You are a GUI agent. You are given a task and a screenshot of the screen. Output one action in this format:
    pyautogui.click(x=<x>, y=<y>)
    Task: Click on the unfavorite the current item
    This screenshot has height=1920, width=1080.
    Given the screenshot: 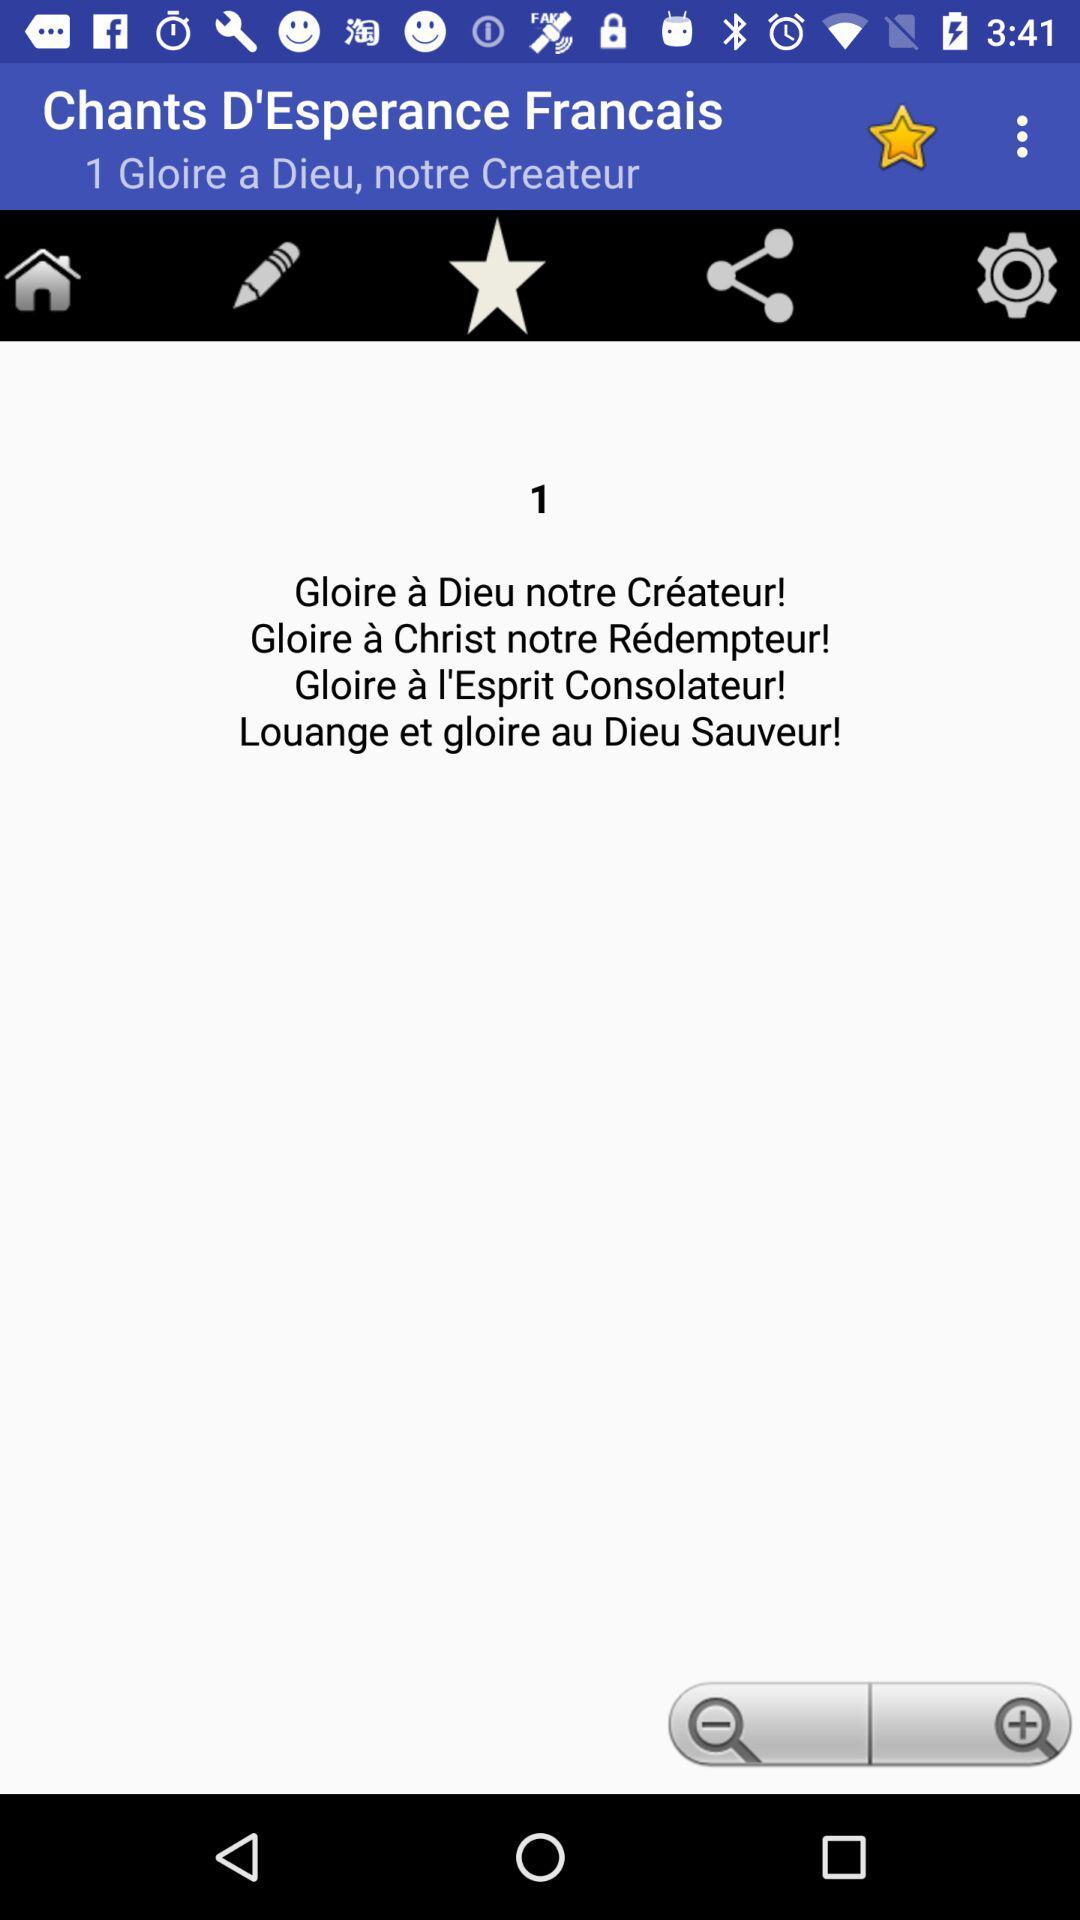 What is the action you would take?
    pyautogui.click(x=901, y=135)
    